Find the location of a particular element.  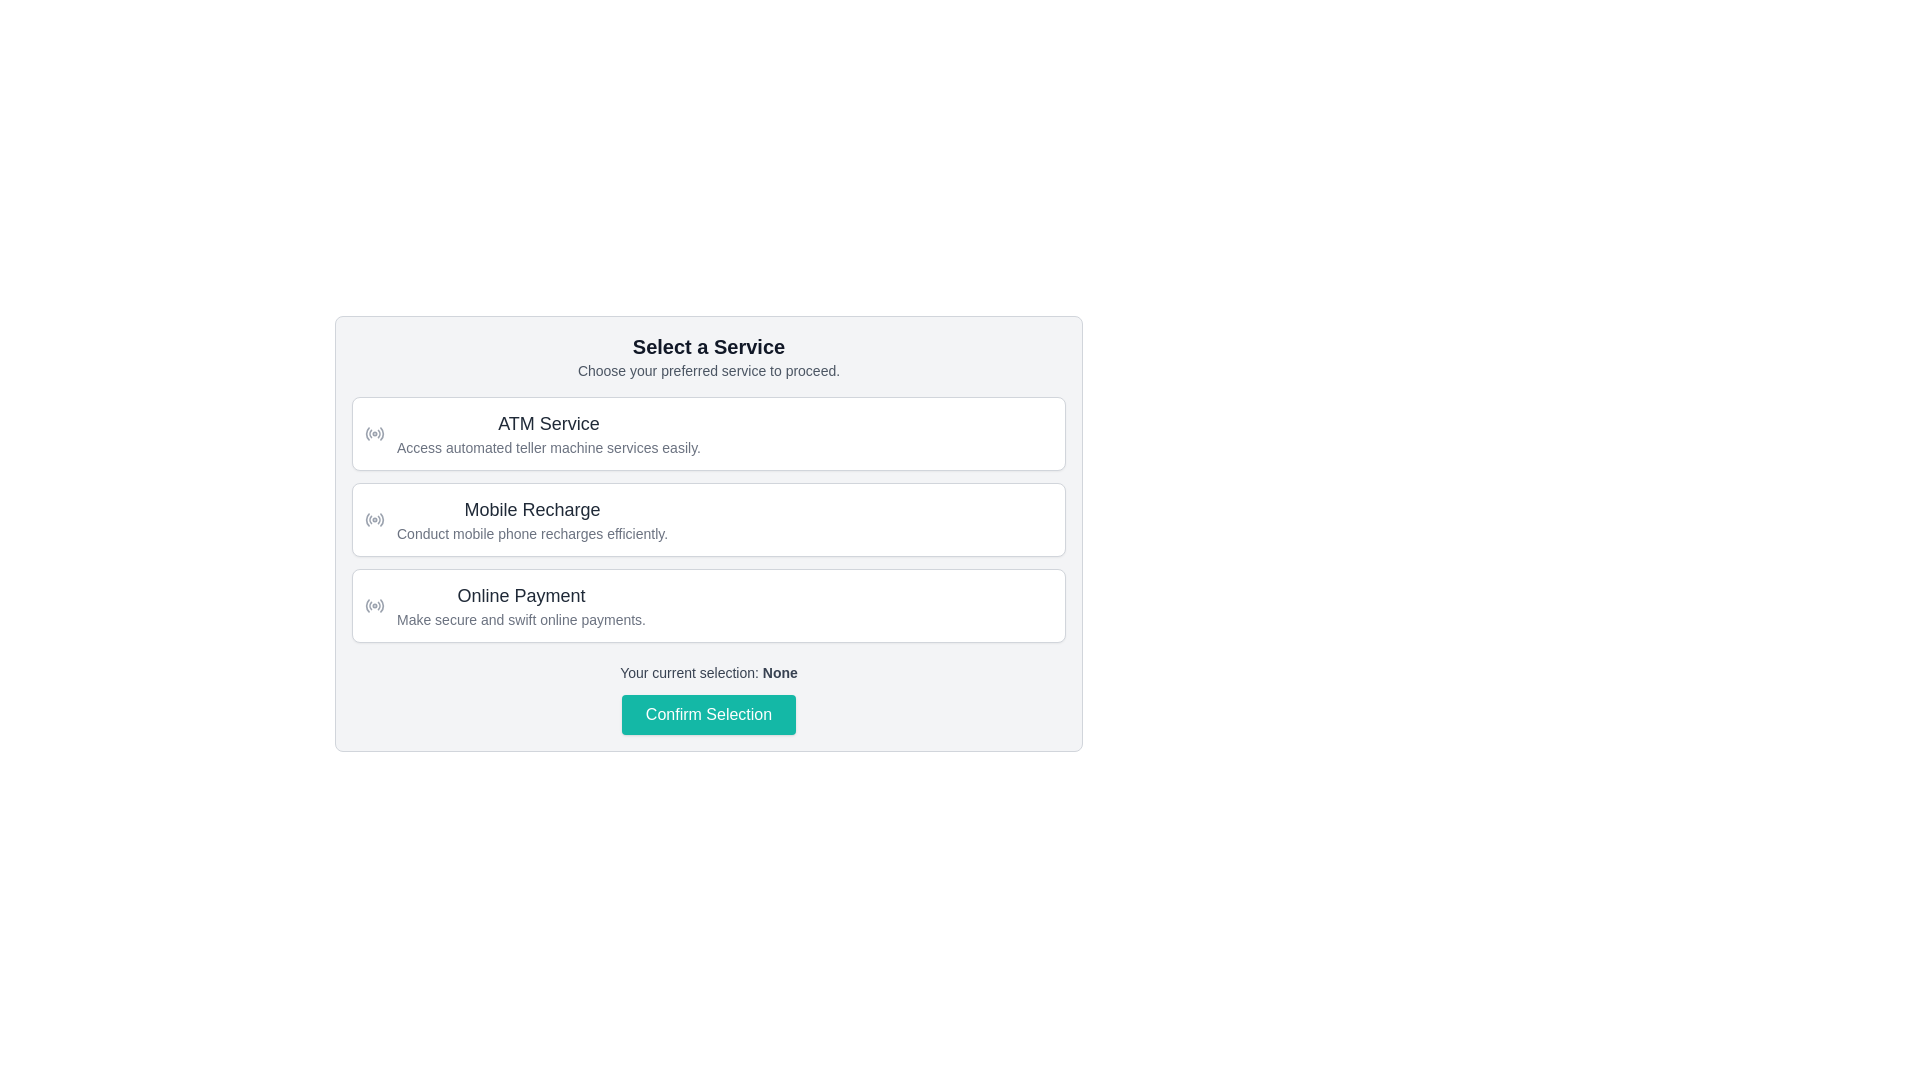

the label styled in bold text 'Online Payment' that describes 'Make secure and swift online payments.' located in the third option of a vertical list is located at coordinates (521, 604).